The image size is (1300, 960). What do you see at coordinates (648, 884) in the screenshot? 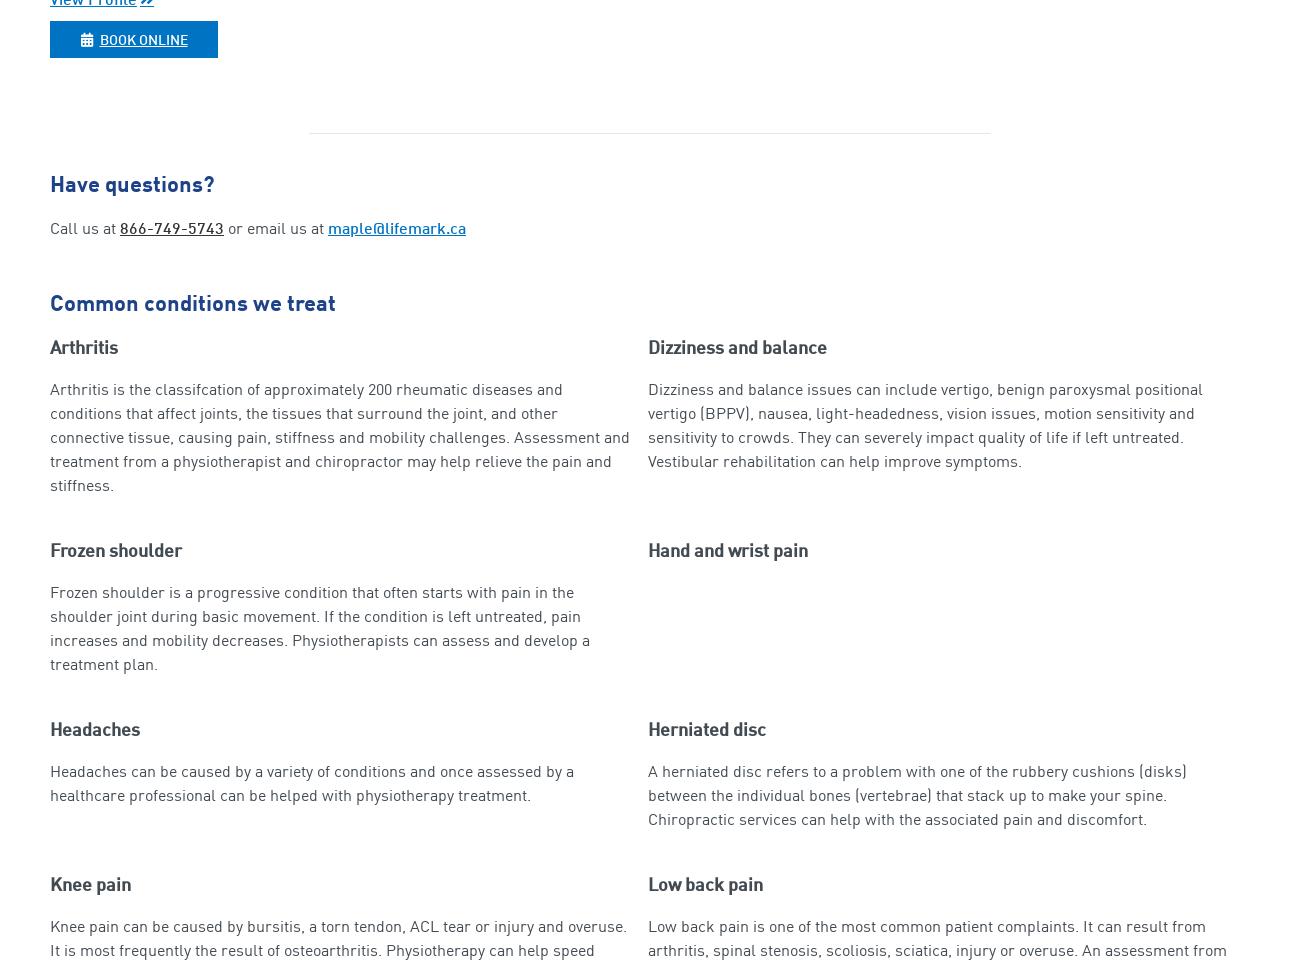
I see `'Low back pain'` at bounding box center [648, 884].